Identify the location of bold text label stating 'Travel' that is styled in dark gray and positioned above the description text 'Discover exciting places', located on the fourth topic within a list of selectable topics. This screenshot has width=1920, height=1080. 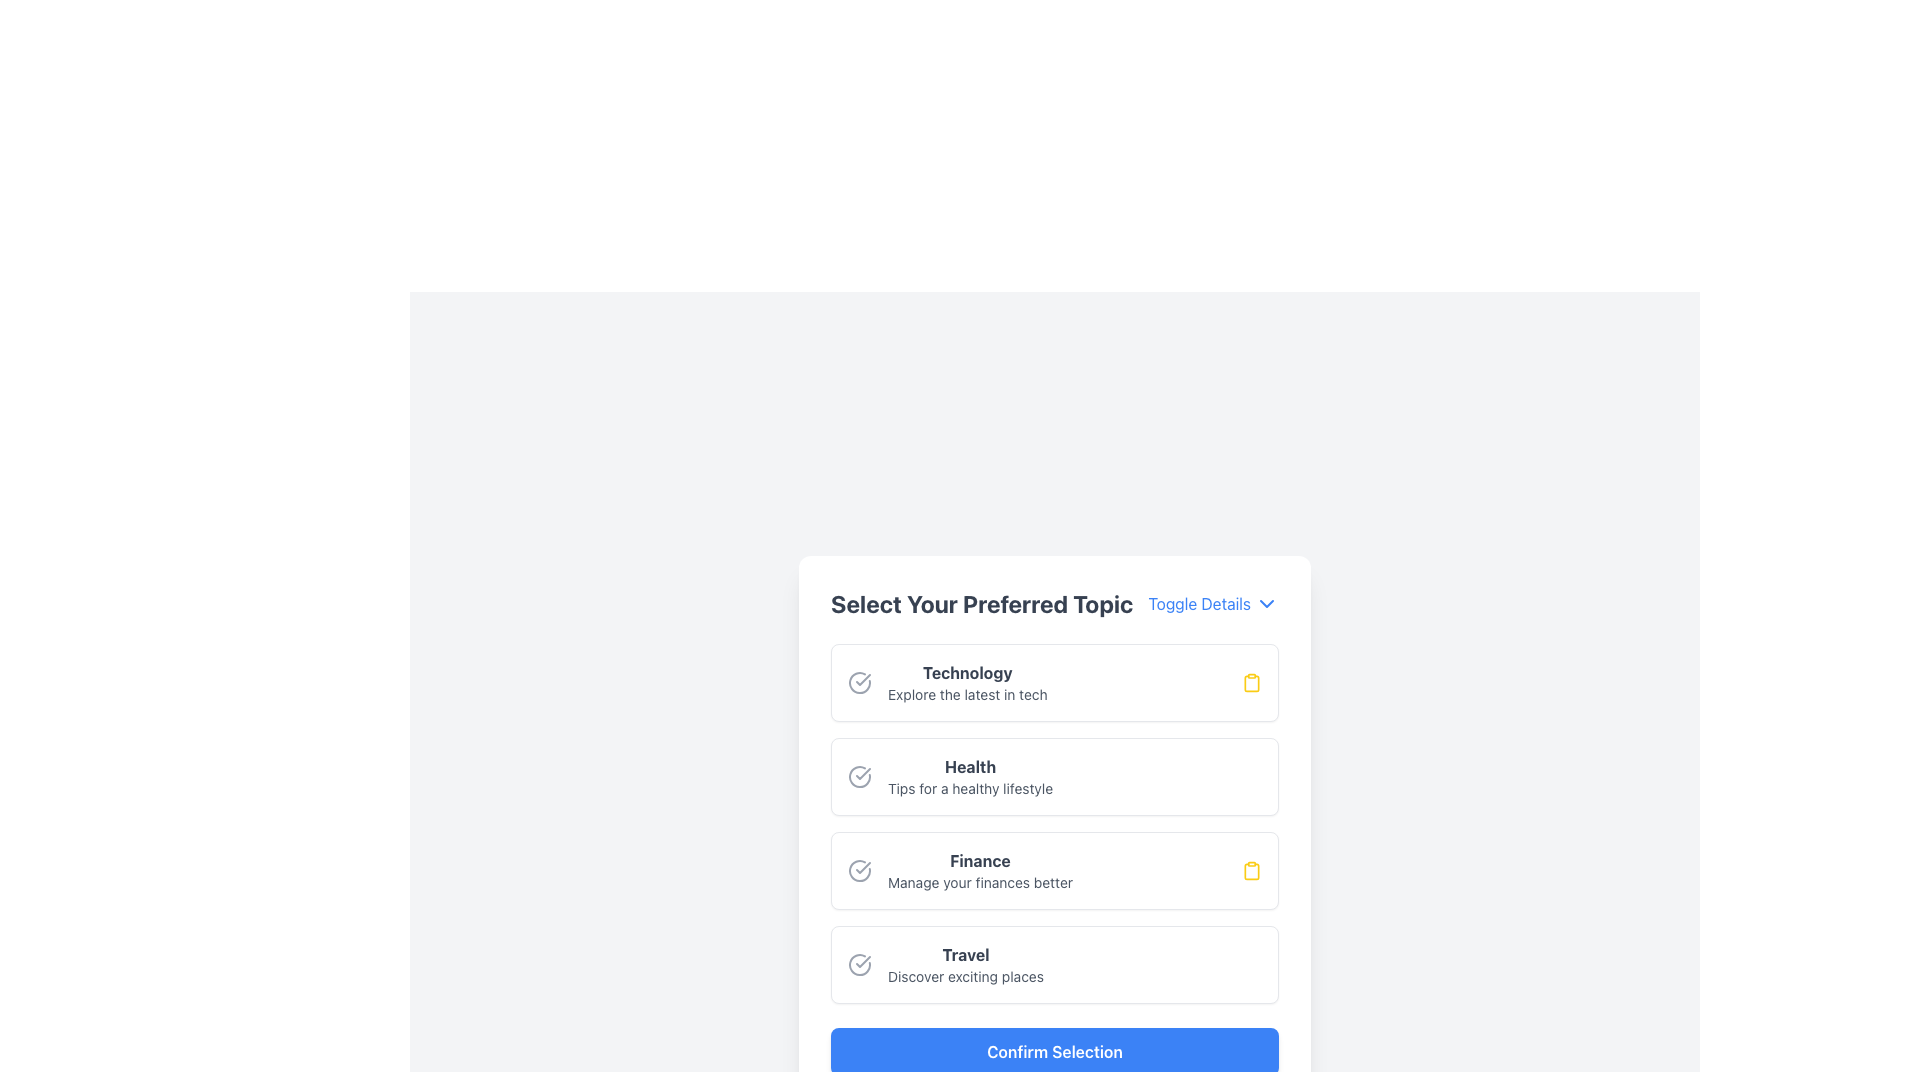
(965, 954).